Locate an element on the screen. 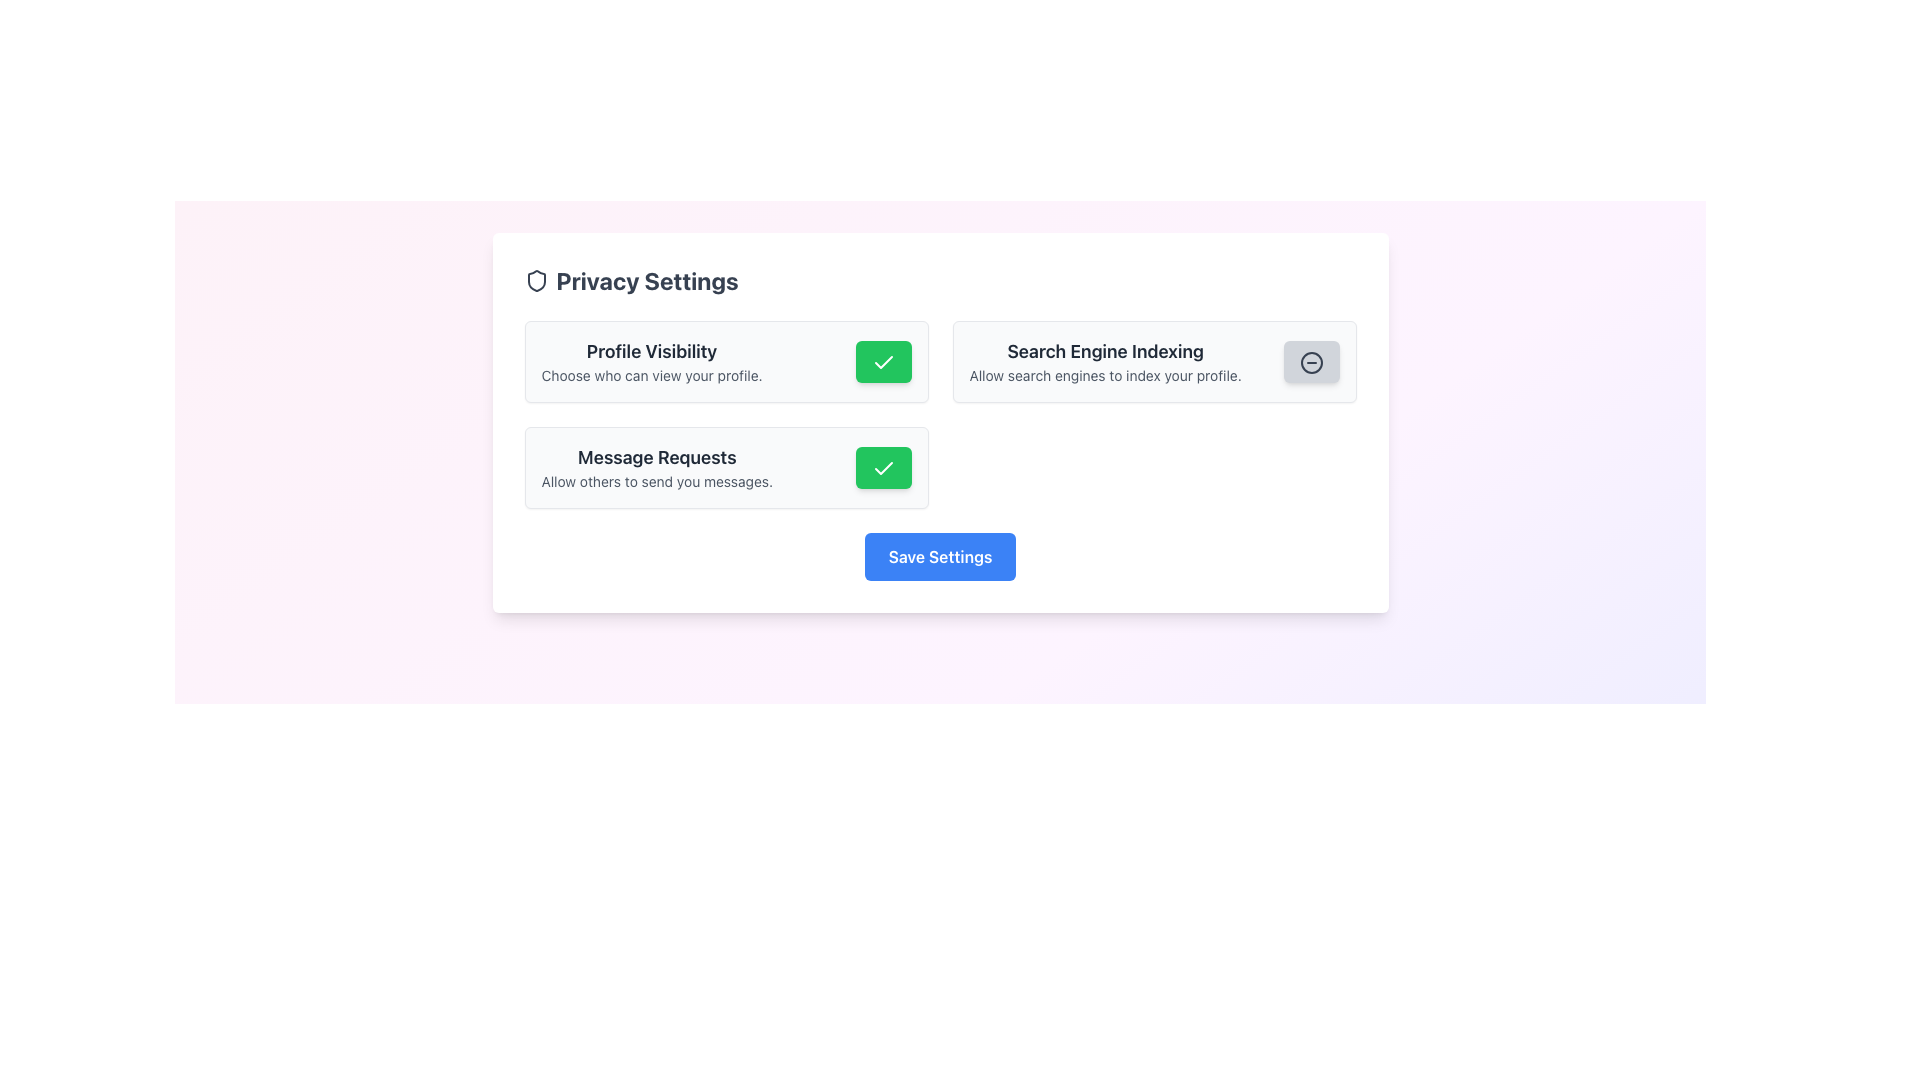  the green rounded rectangle button with a white checkmark located to the right of the 'Profile Visibility' text to observe its visual transition effect is located at coordinates (882, 362).